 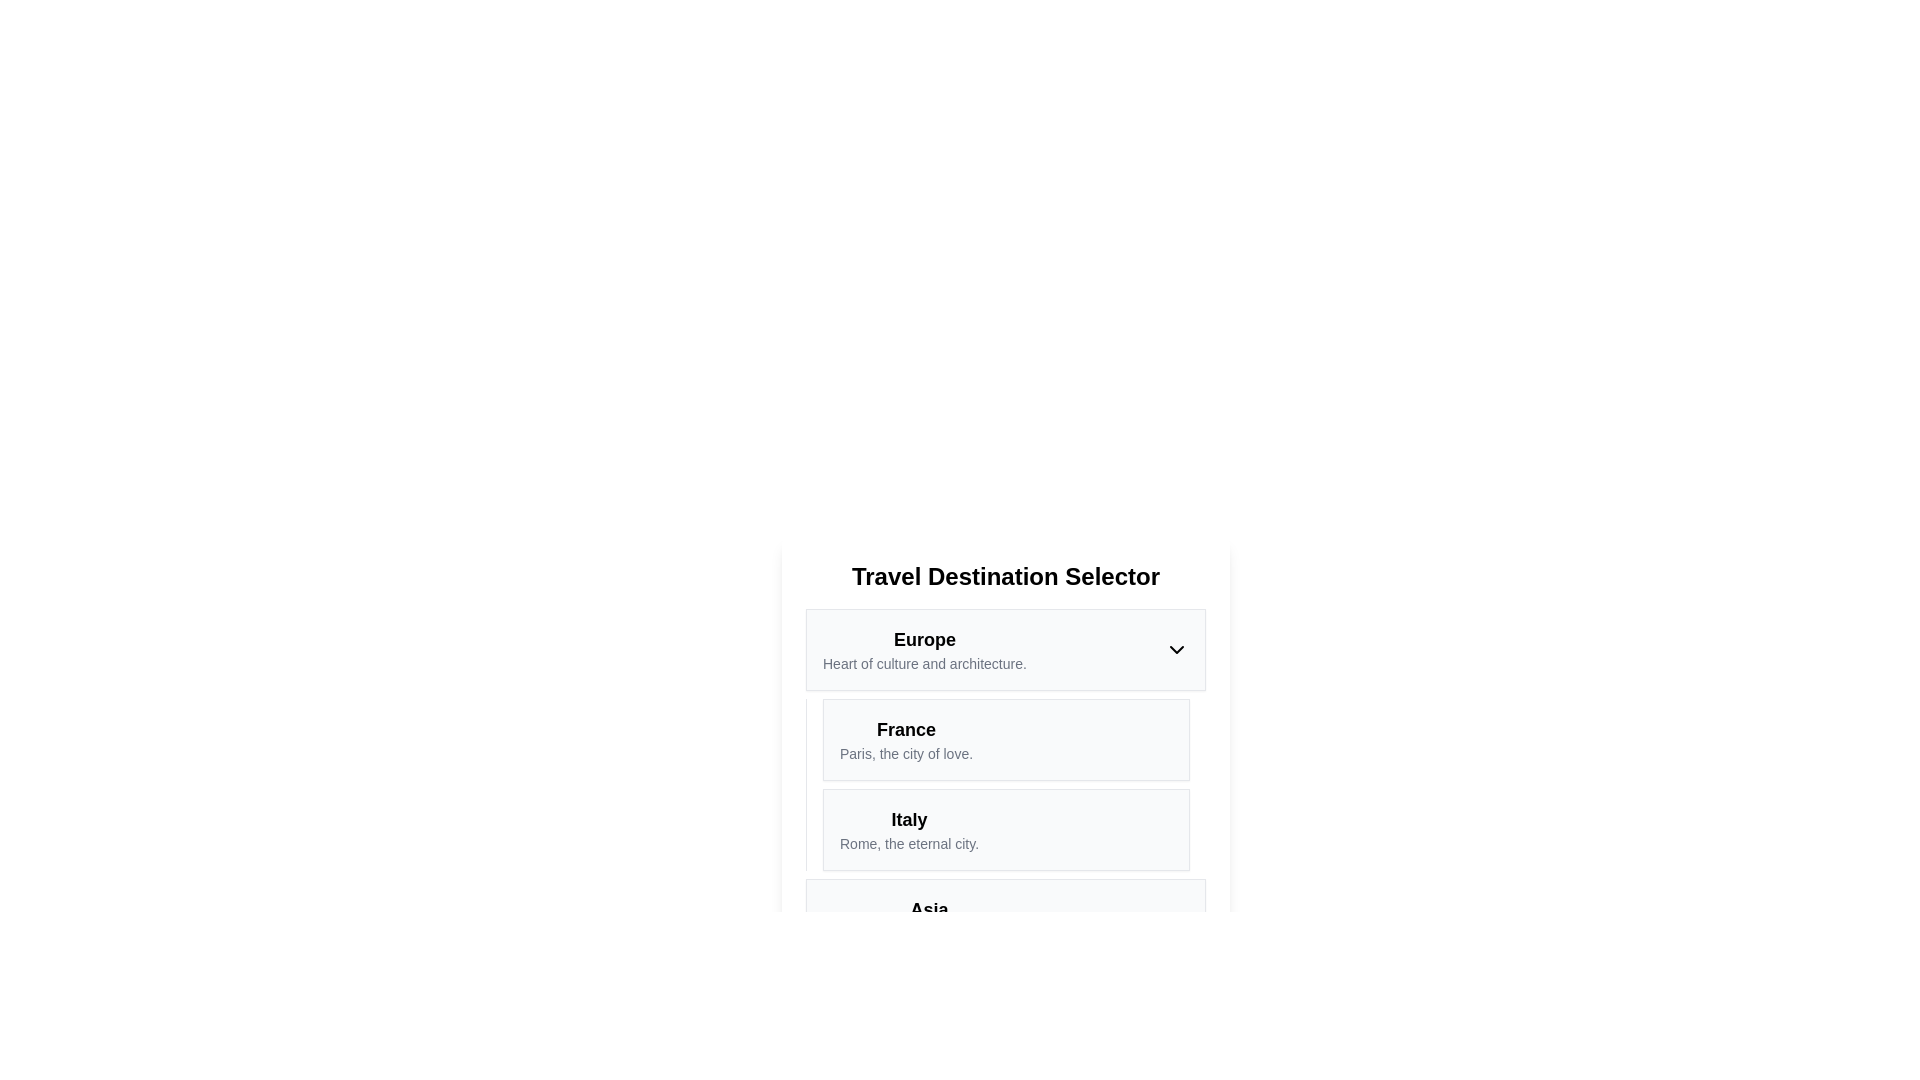 I want to click on the icon located at the far right of the 'Europe' section header, so click(x=1176, y=650).